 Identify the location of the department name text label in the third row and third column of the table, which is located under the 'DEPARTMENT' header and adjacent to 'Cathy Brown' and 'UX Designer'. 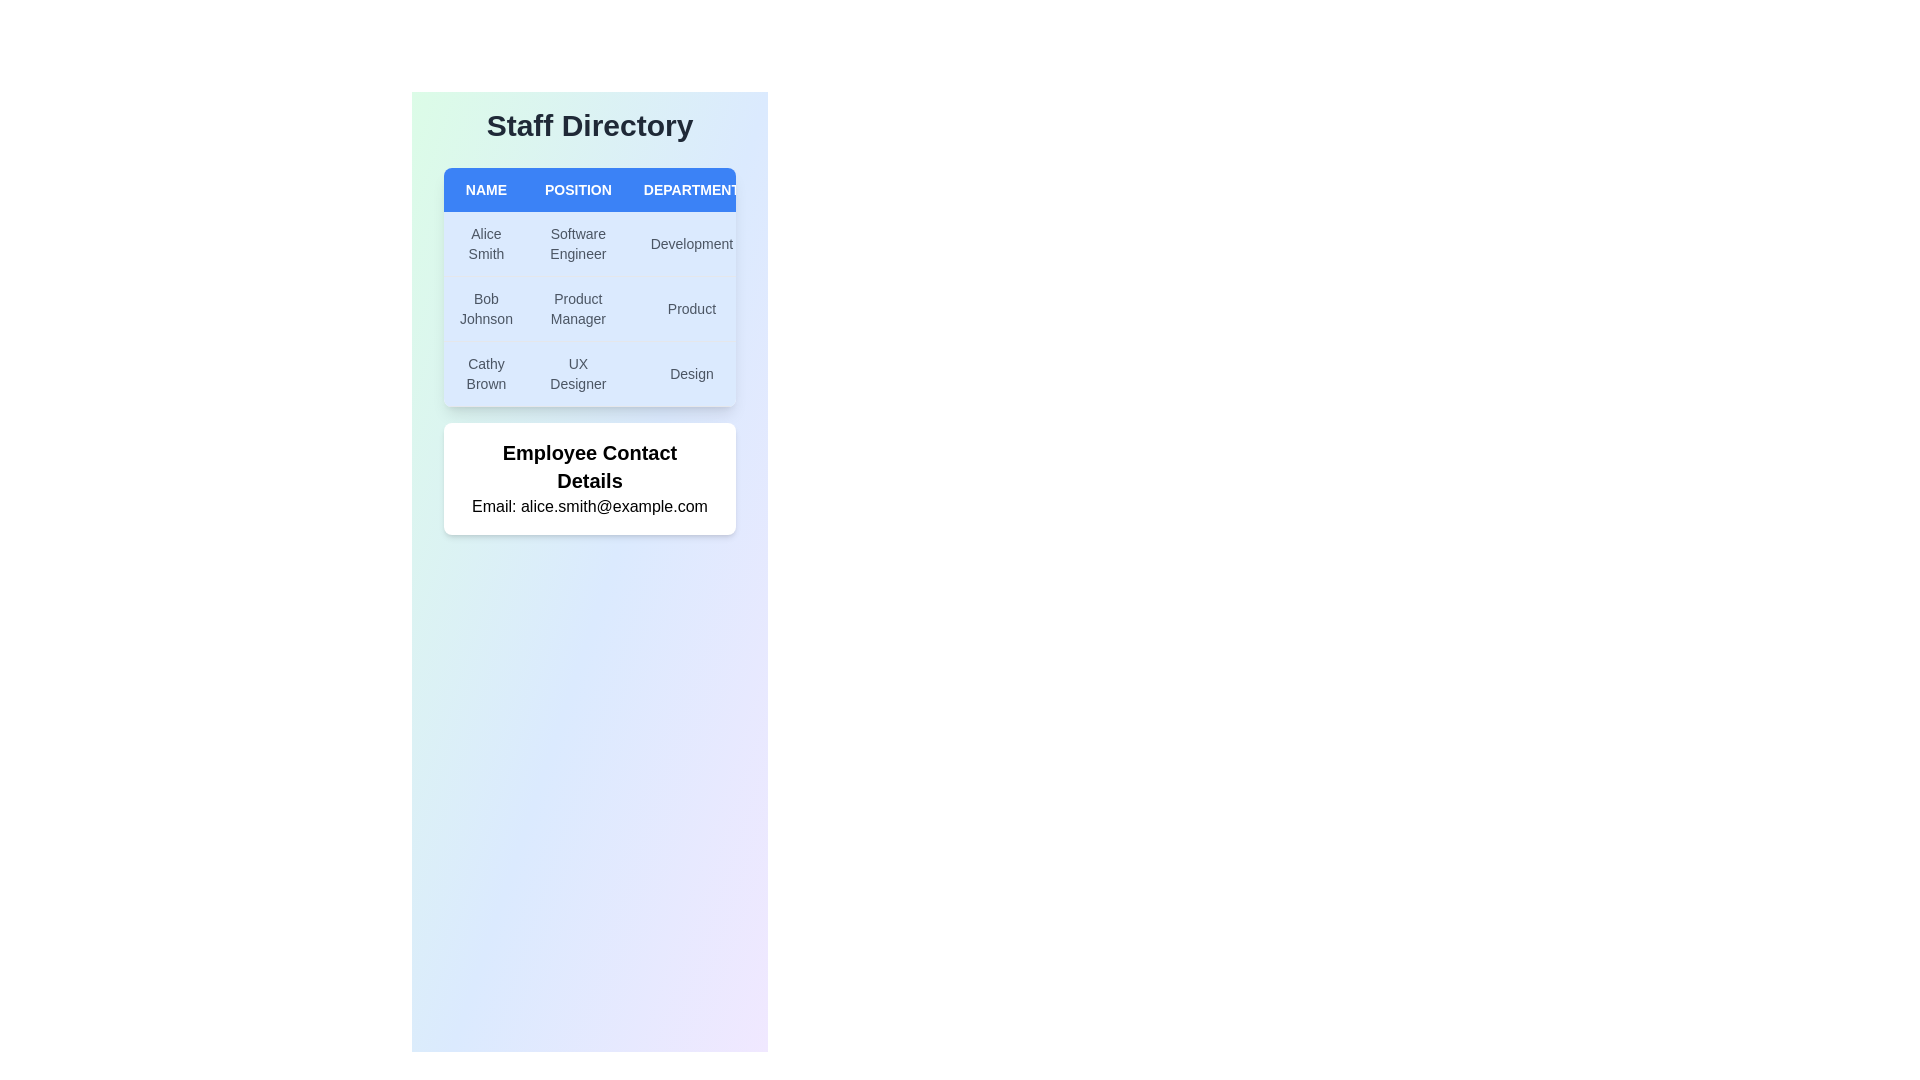
(691, 374).